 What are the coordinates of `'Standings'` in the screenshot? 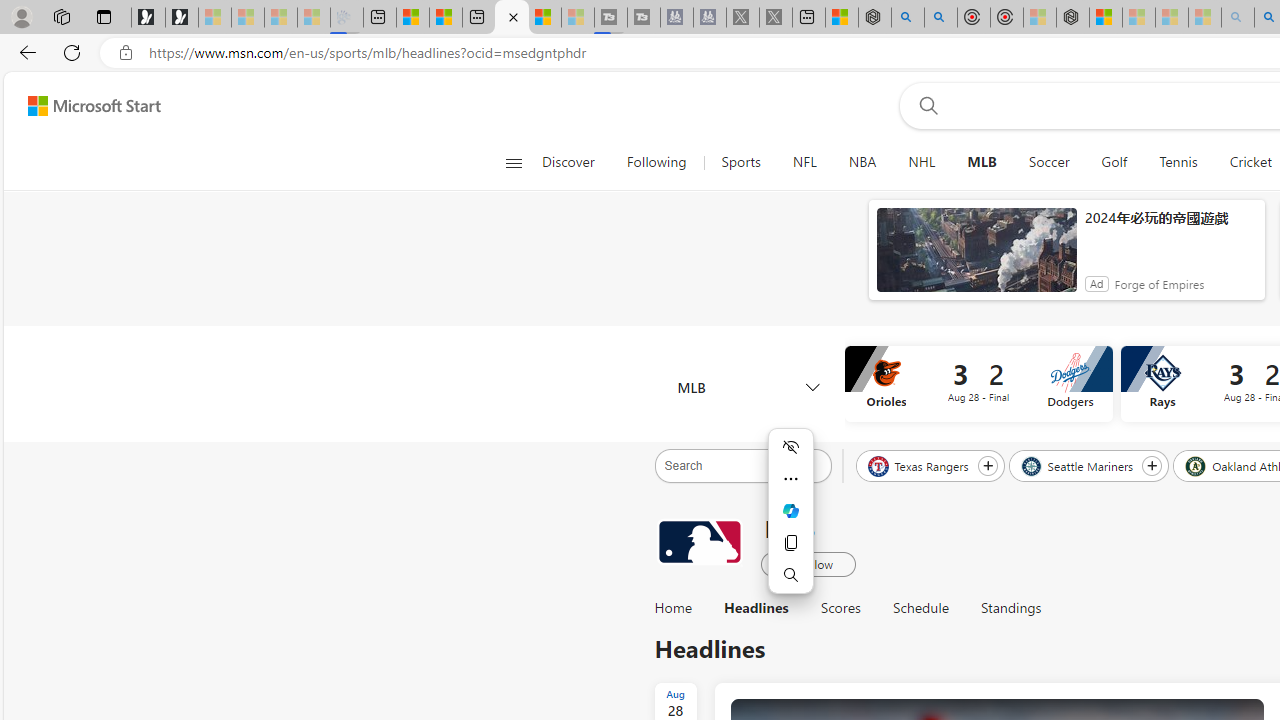 It's located at (1011, 607).